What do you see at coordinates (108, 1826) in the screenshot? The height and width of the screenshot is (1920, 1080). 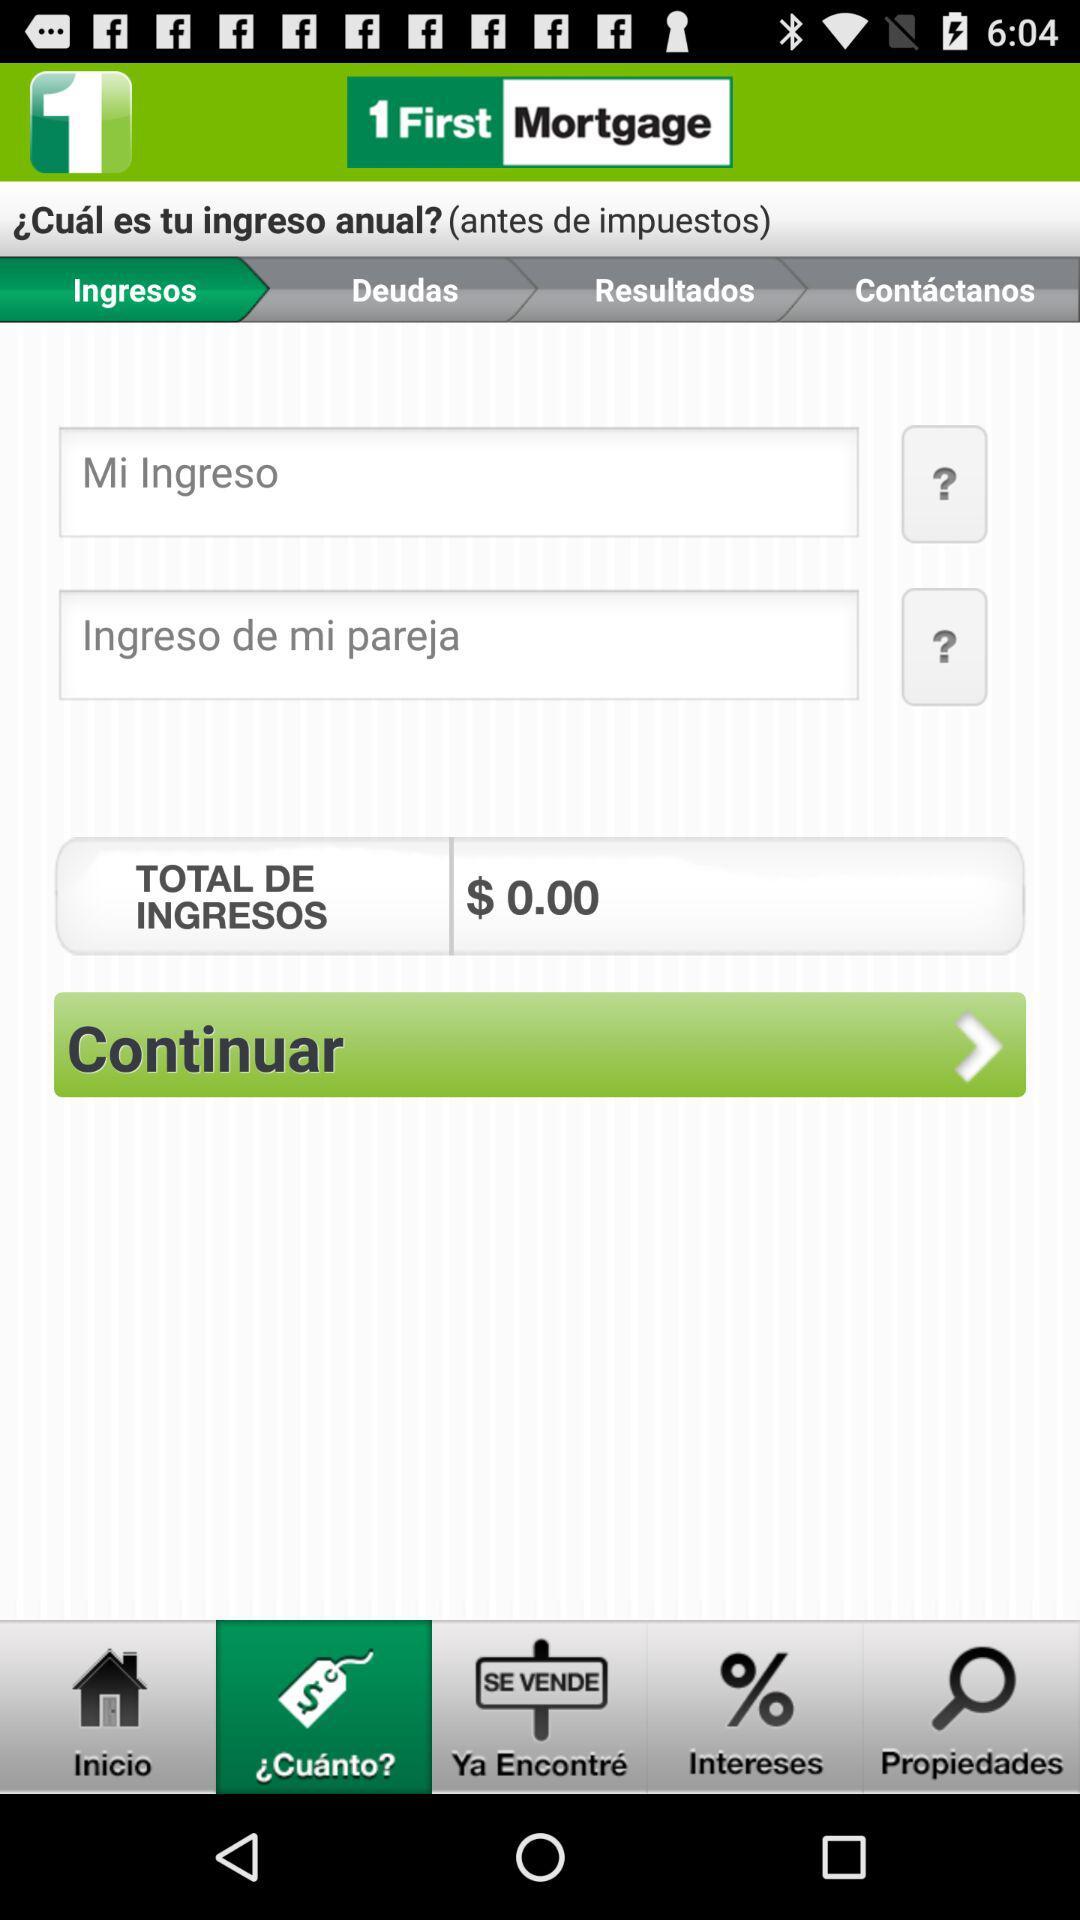 I see `the home icon` at bounding box center [108, 1826].